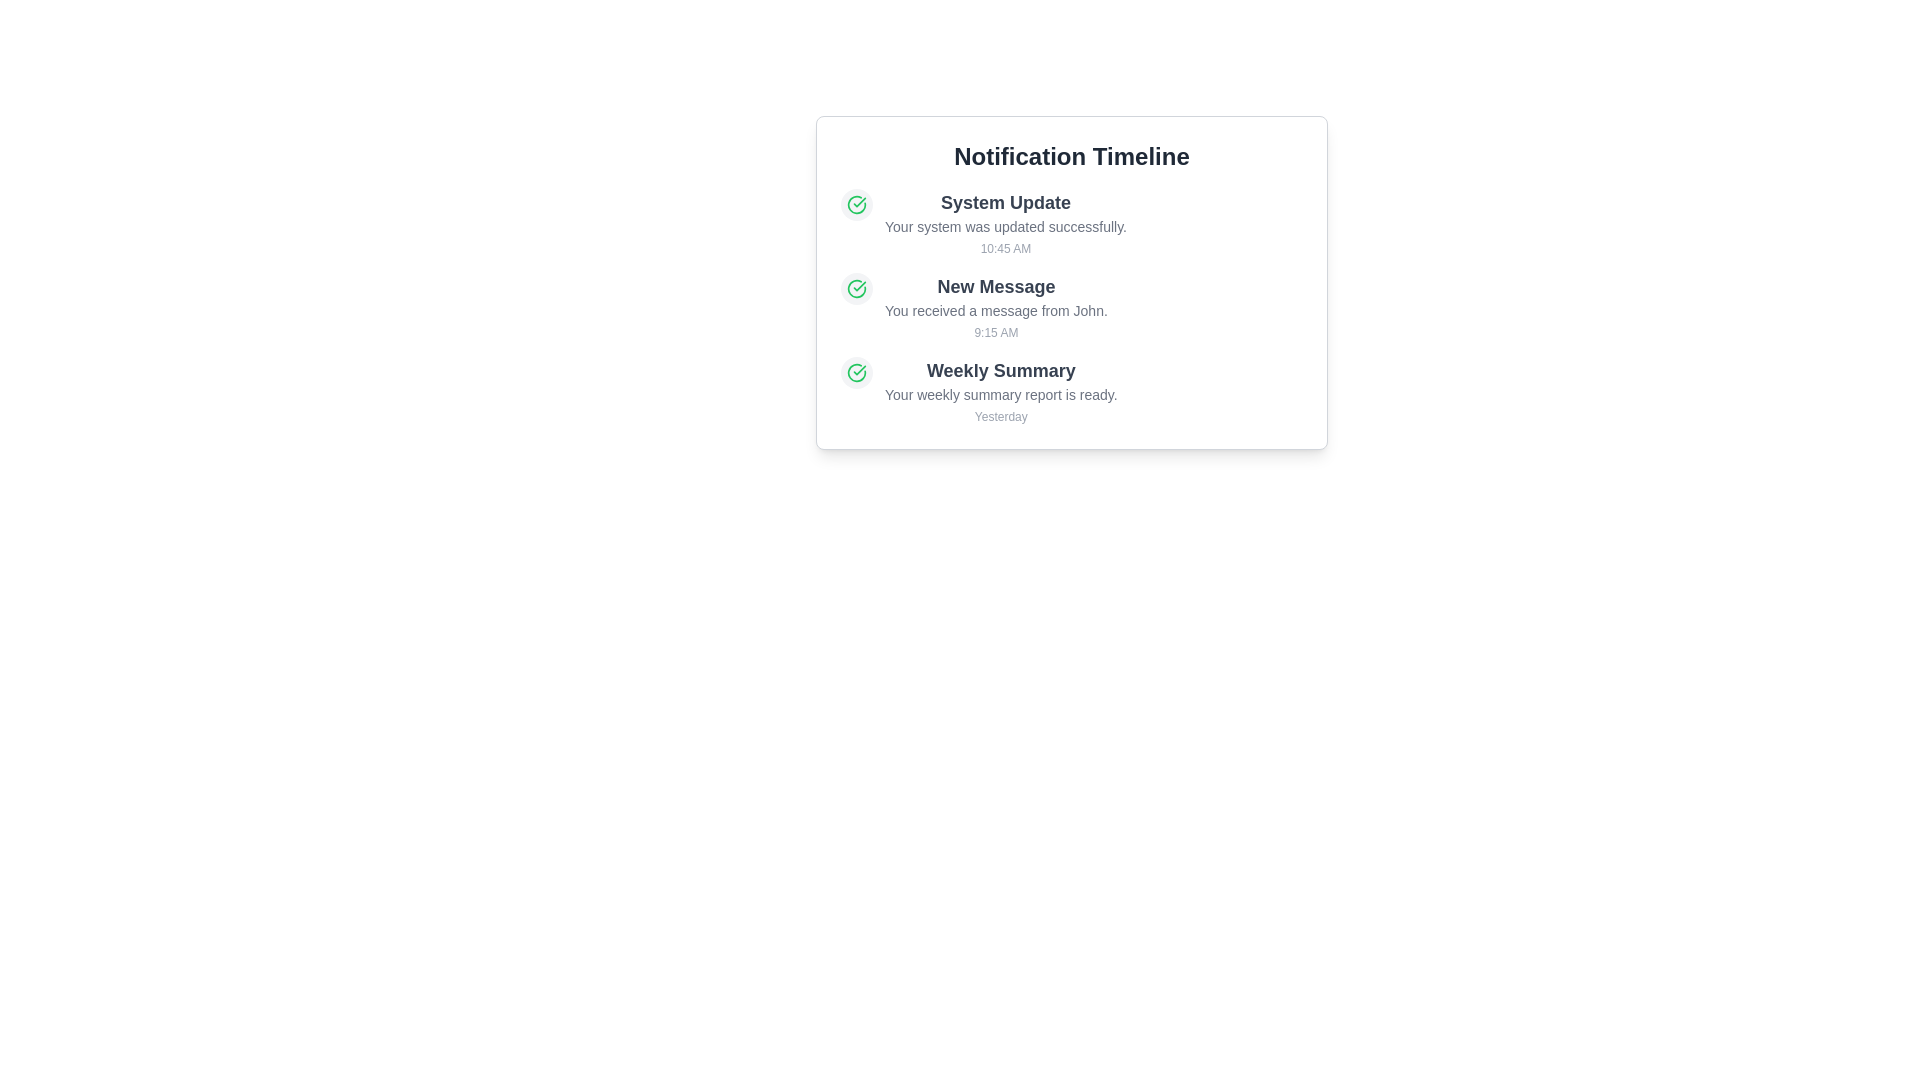 The image size is (1920, 1080). I want to click on the third Notification Card element in the notification section, so click(1070, 390).